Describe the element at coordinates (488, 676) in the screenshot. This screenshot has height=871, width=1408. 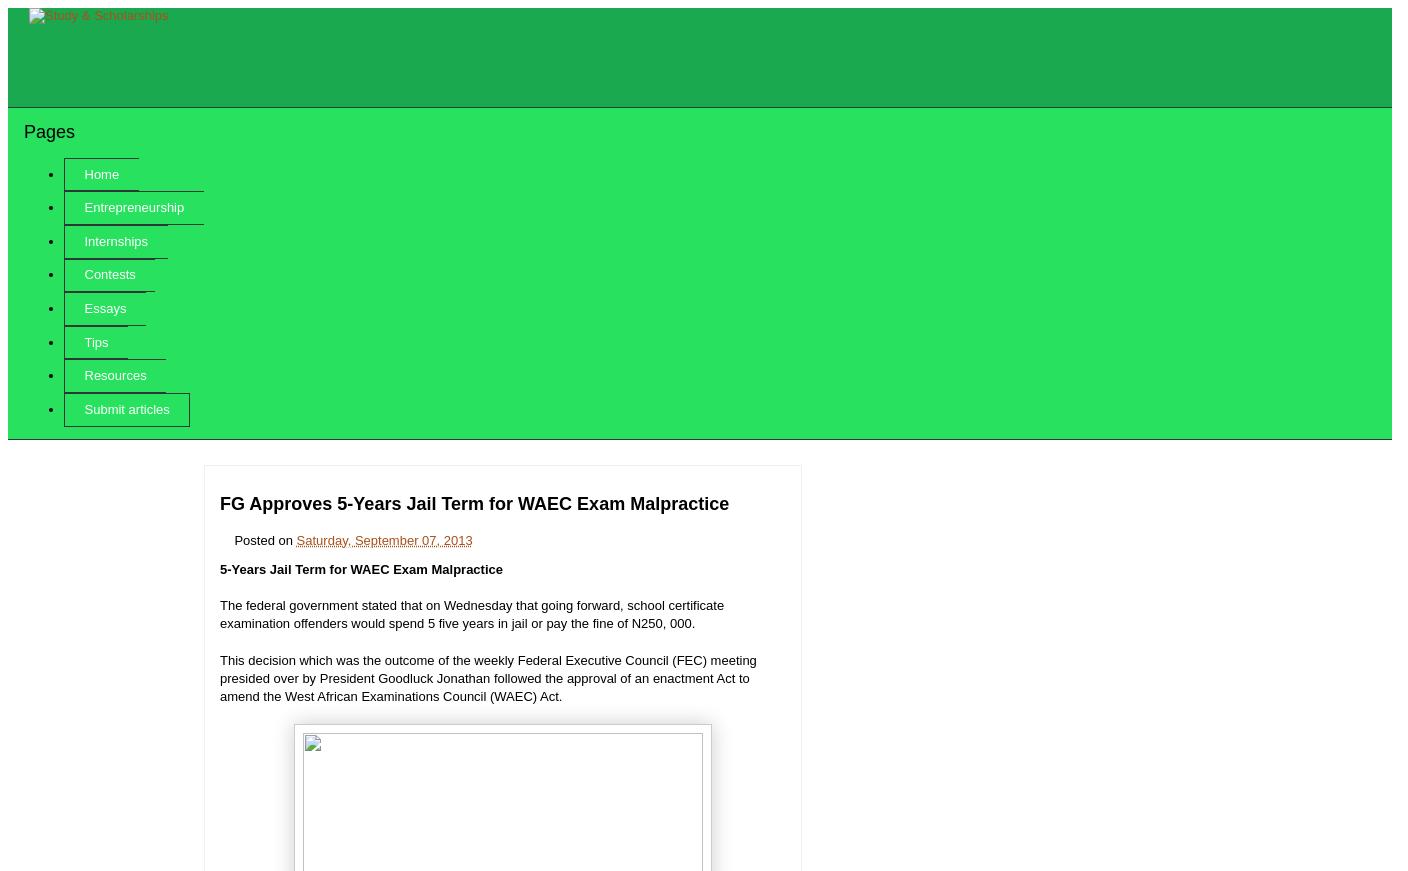
I see `'This decision which was the outcome of the weekly Federal Executive Council (FEC) meeting presided over by President Goodluck Jonathan followed the approval of an enactment Act to amend the West African Examinations Council (WAEC) Act.'` at that location.